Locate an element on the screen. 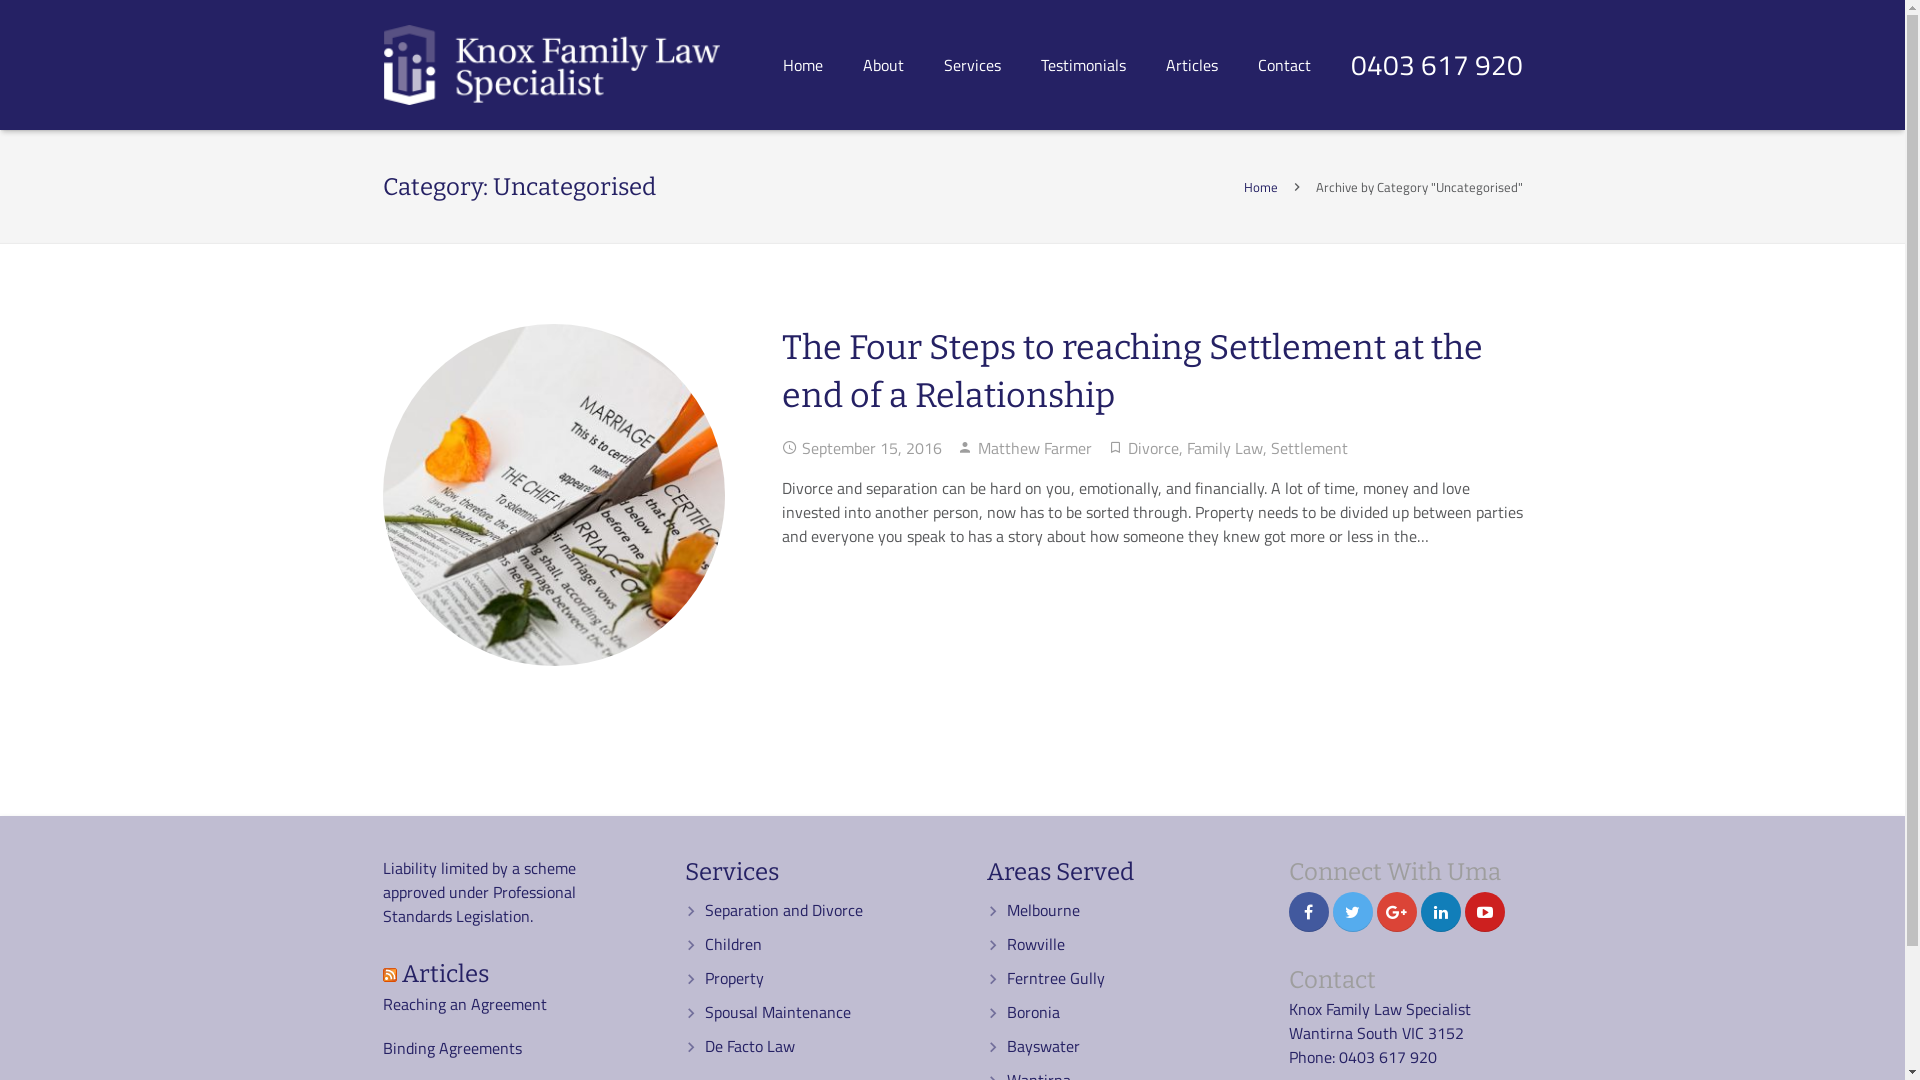 This screenshot has height=1080, width=1920. 'Family Law' is located at coordinates (1223, 446).